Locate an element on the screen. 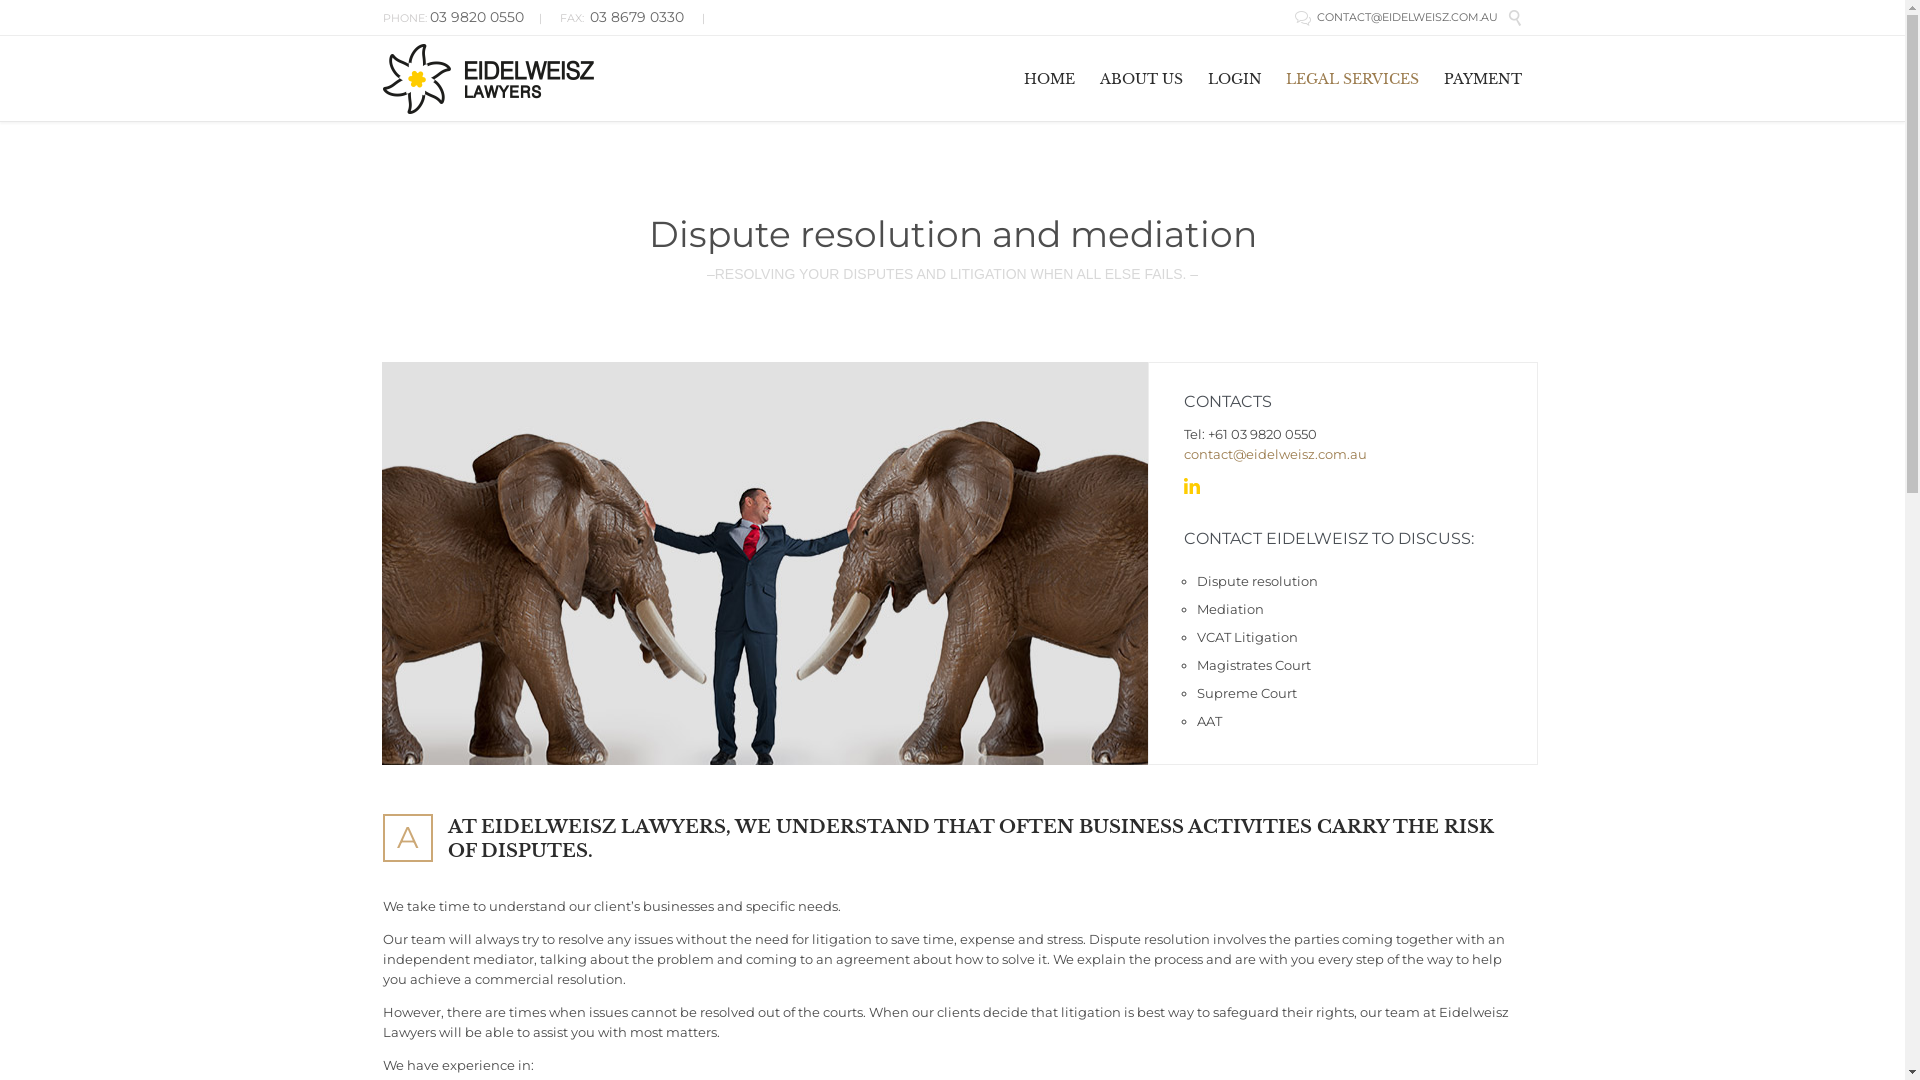 The width and height of the screenshot is (1920, 1080). 'LEGAL SERVICES' is located at coordinates (1353, 76).